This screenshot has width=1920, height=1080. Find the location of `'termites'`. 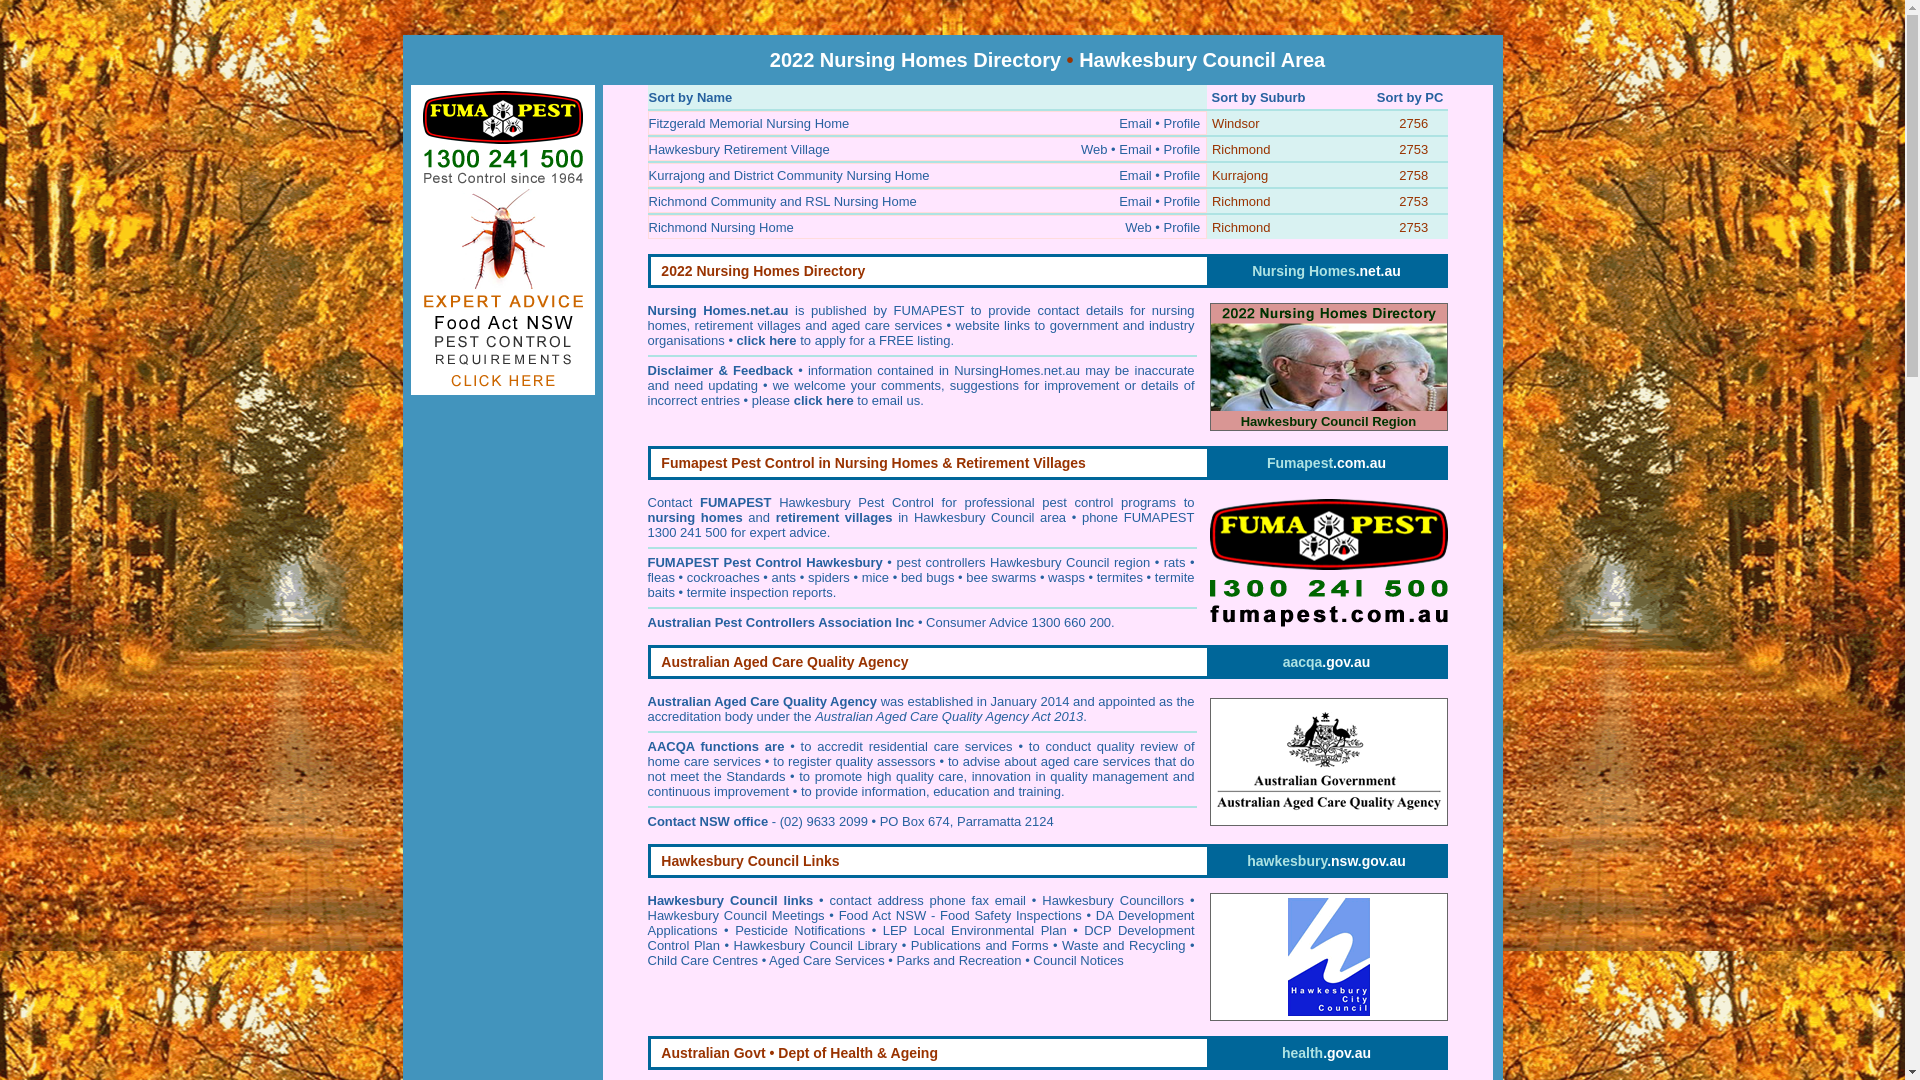

'termites' is located at coordinates (1118, 577).